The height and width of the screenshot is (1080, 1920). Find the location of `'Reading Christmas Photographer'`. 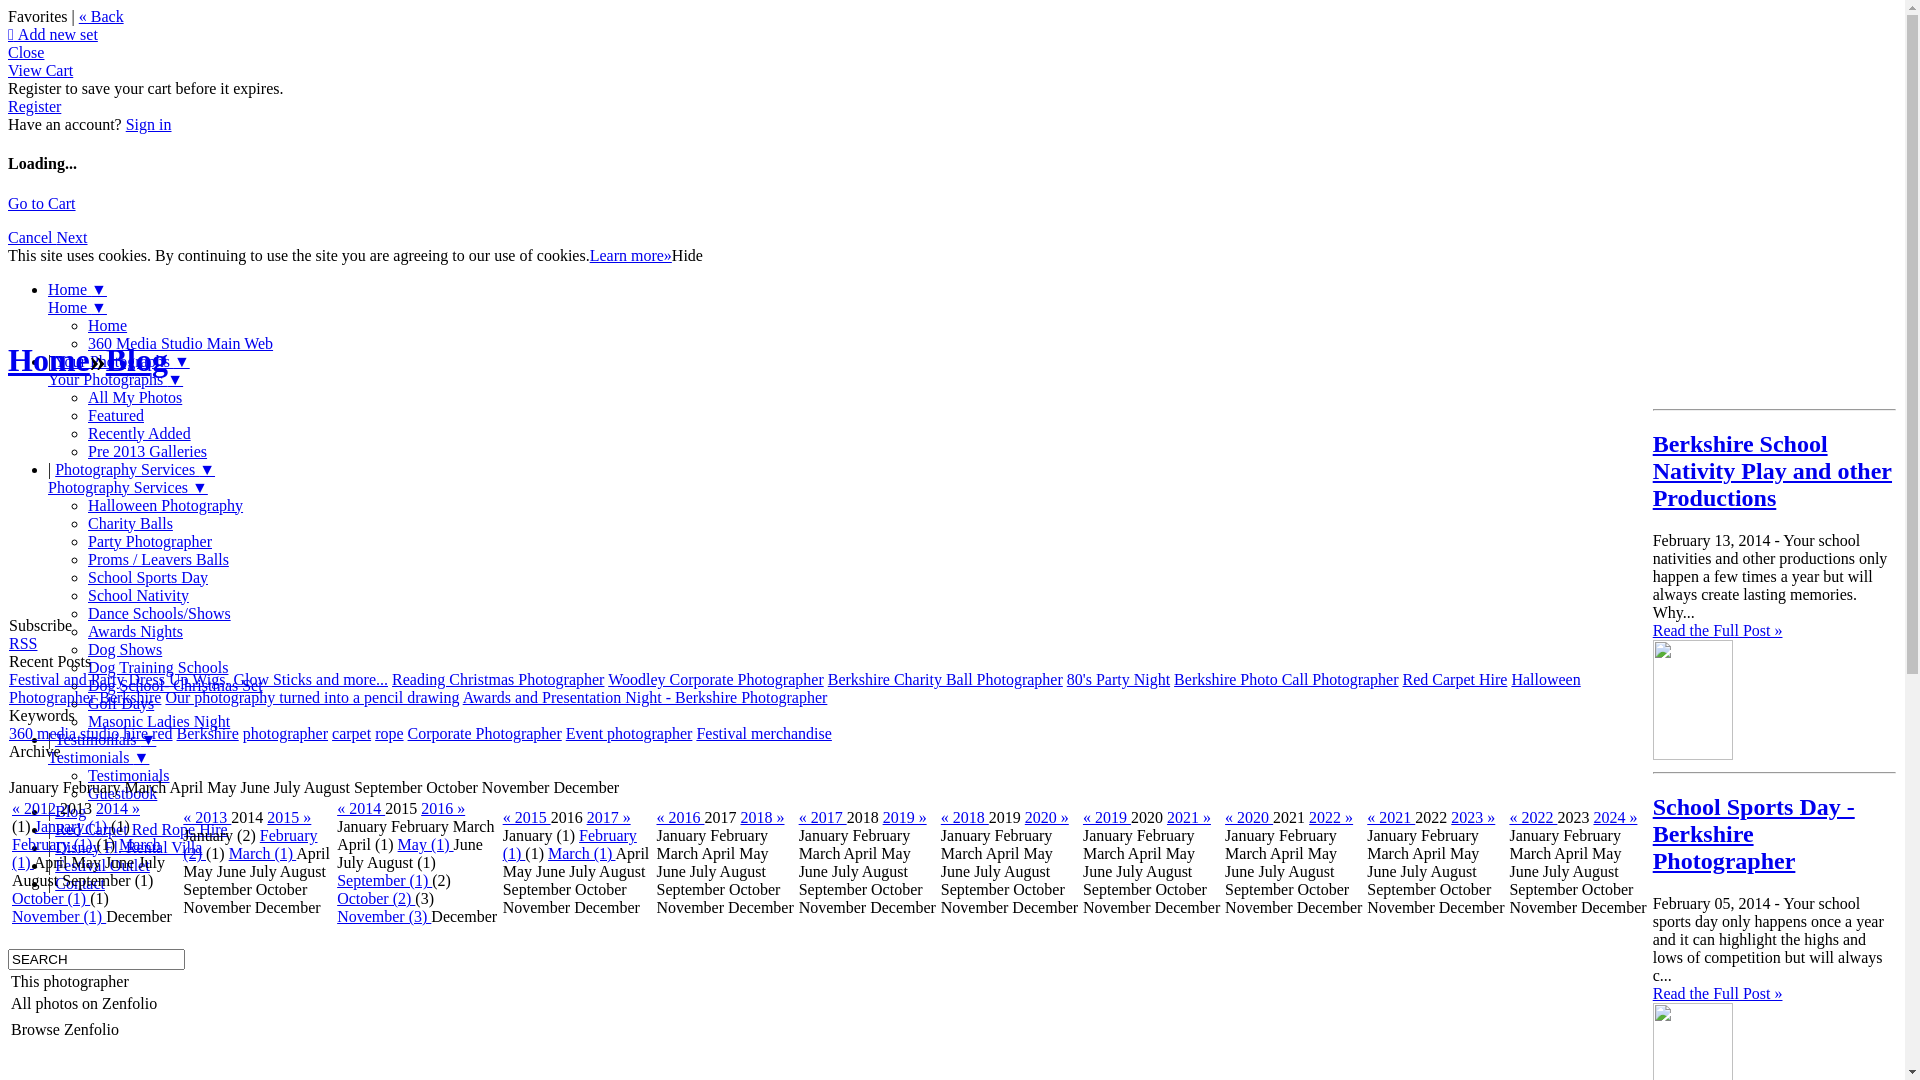

'Reading Christmas Photographer' is located at coordinates (498, 678).